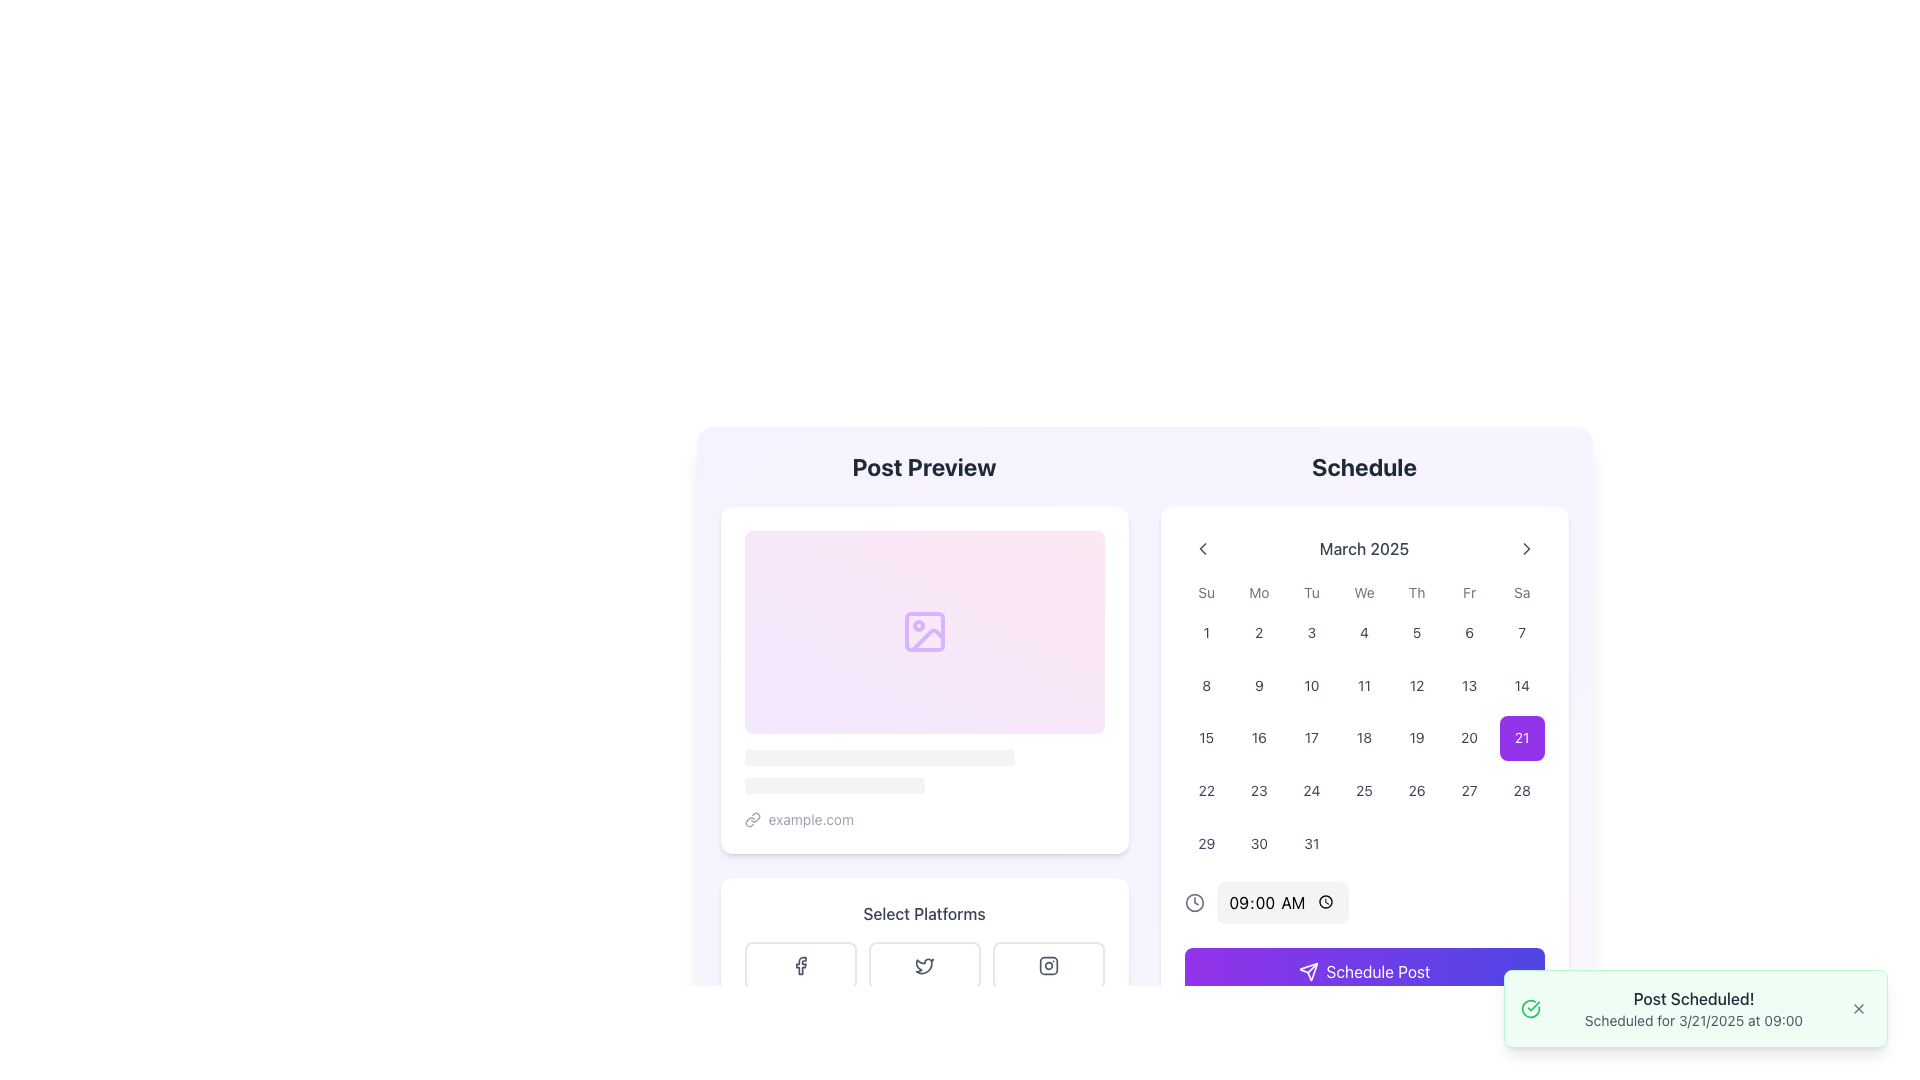  I want to click on the square-shaped button with the numeral '2' at its center, located in the calendar grid under the 'Mo' column, so click(1257, 632).